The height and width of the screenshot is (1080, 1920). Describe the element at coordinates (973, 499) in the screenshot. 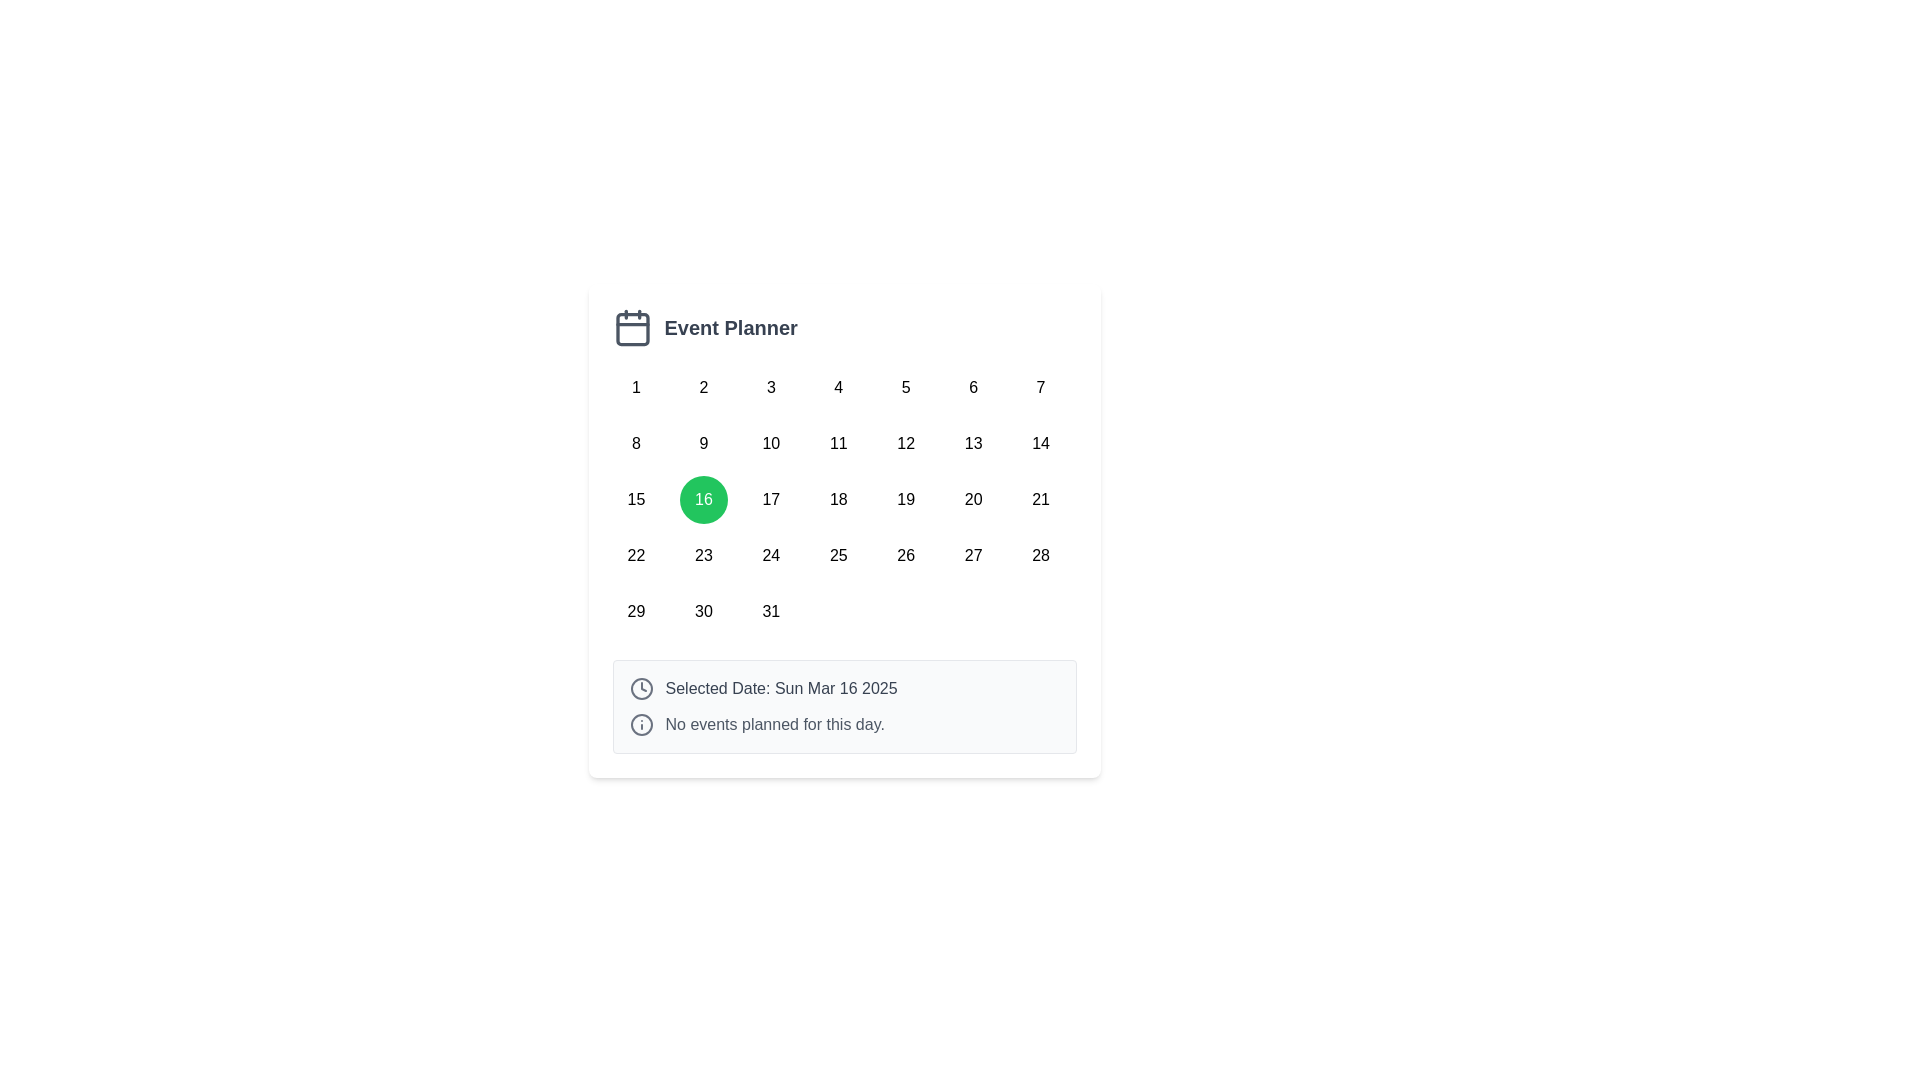

I see `the circular button displaying the number '20' located` at that location.